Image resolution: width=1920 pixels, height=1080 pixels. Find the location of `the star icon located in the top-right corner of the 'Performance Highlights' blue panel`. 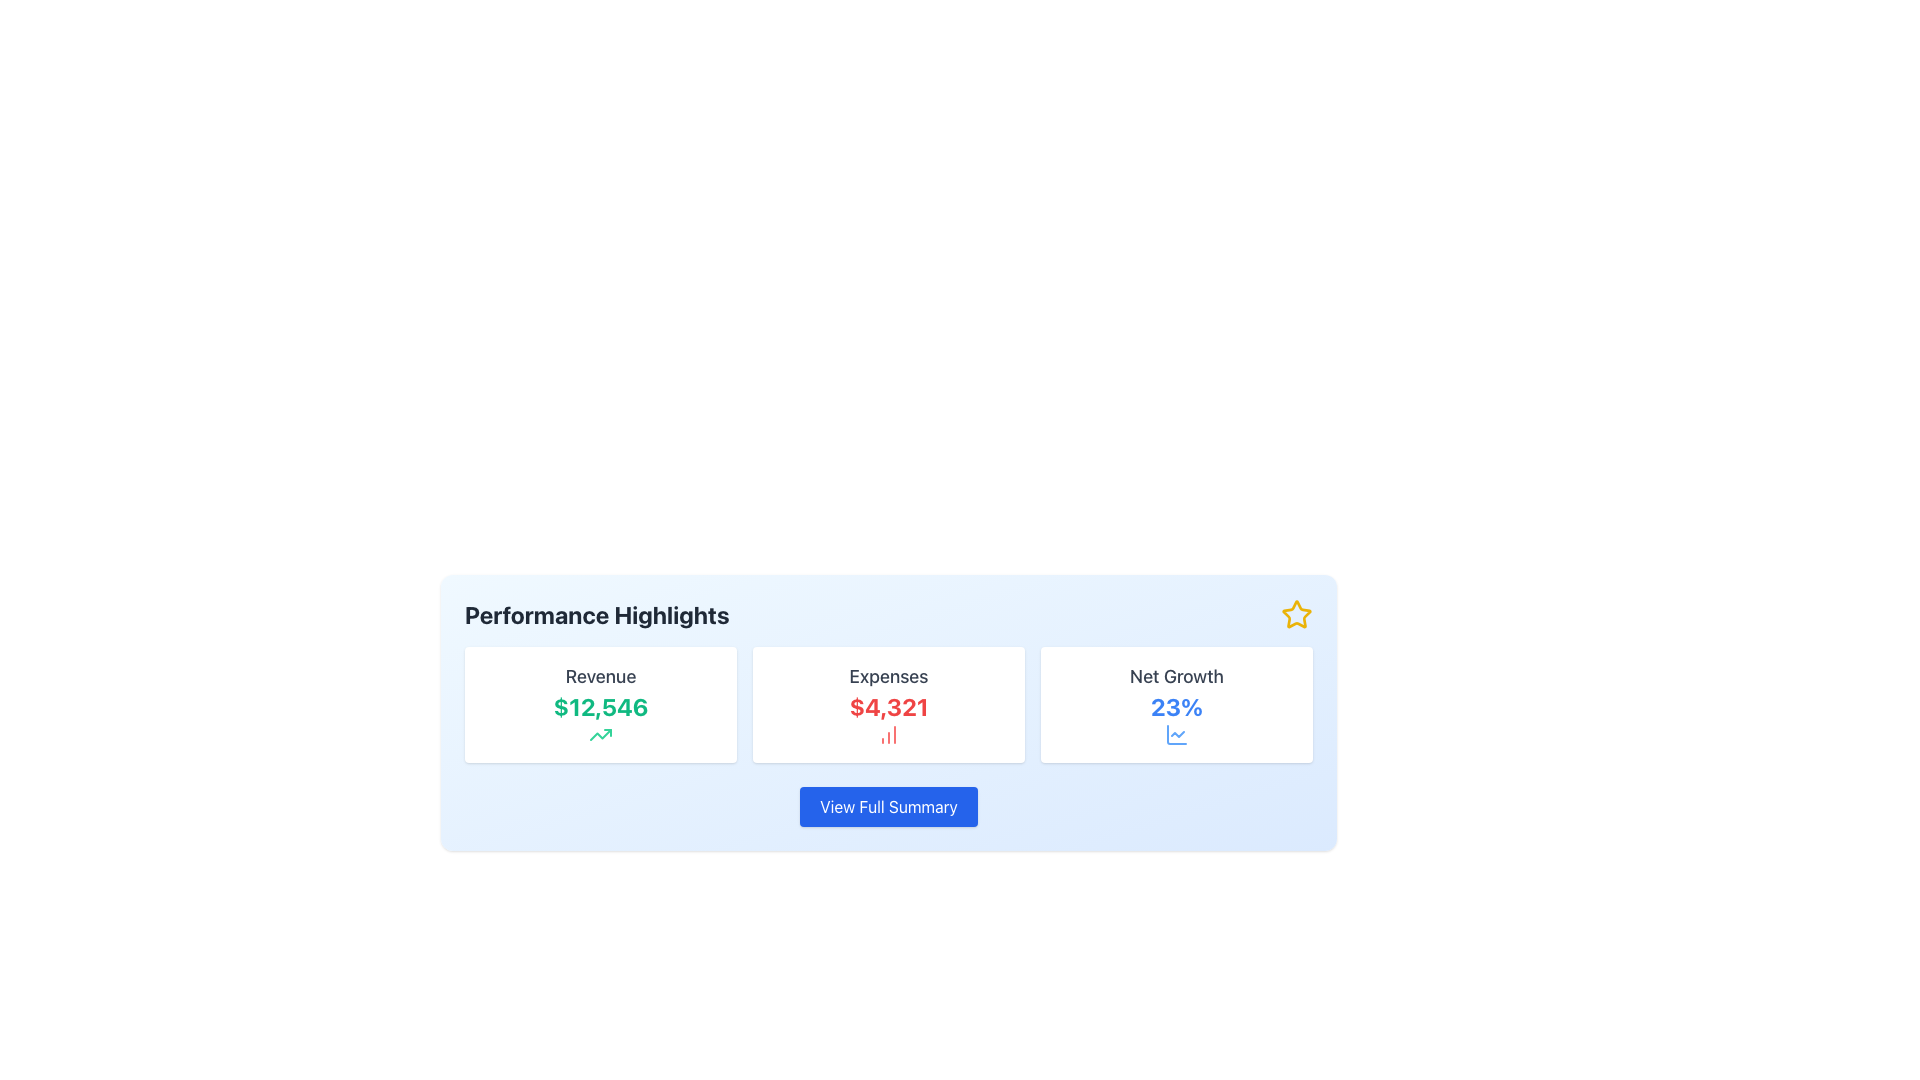

the star icon located in the top-right corner of the 'Performance Highlights' blue panel is located at coordinates (1296, 613).